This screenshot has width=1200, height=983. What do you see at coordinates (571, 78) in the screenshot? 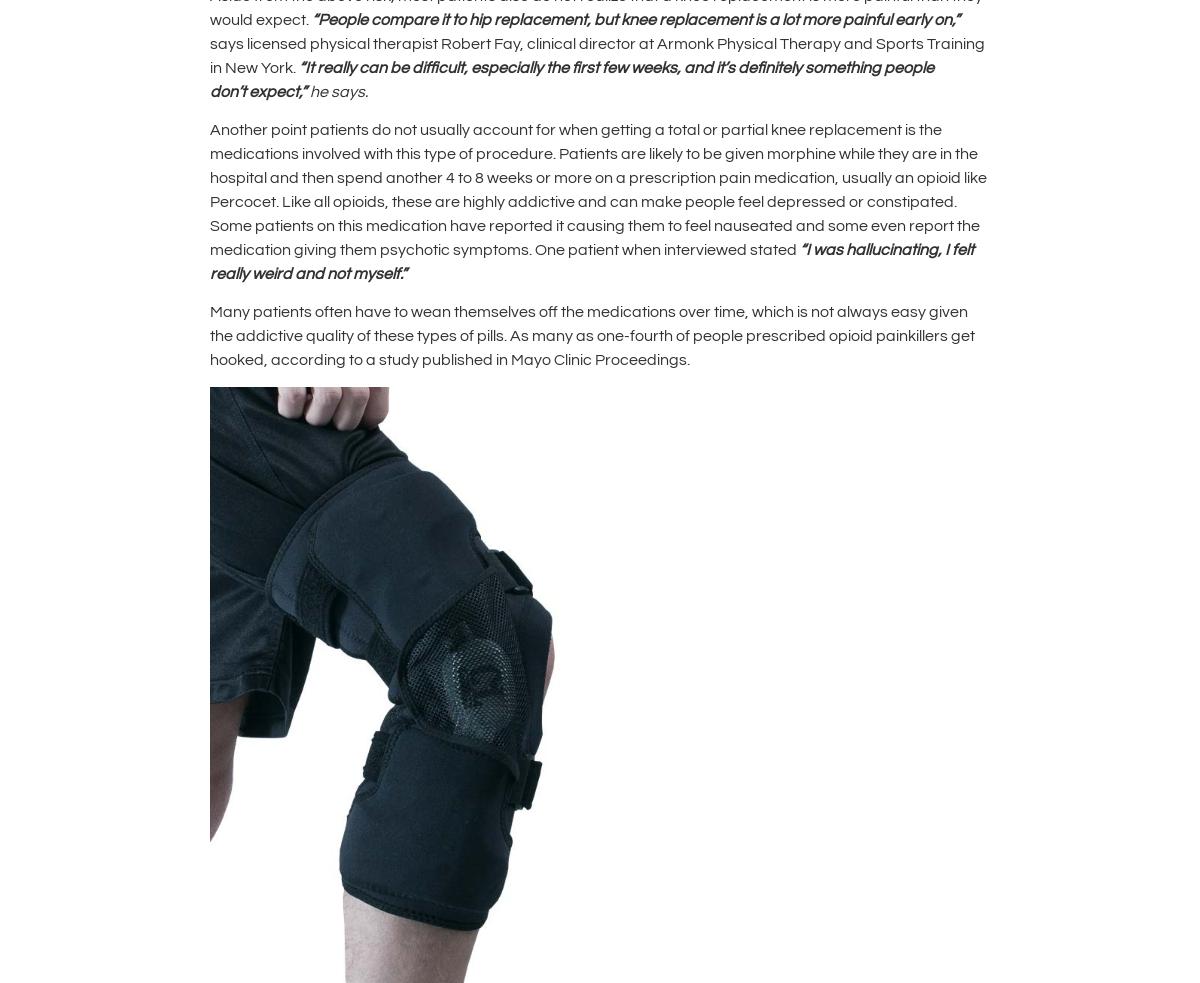
I see `'s definitely something people don'` at bounding box center [571, 78].